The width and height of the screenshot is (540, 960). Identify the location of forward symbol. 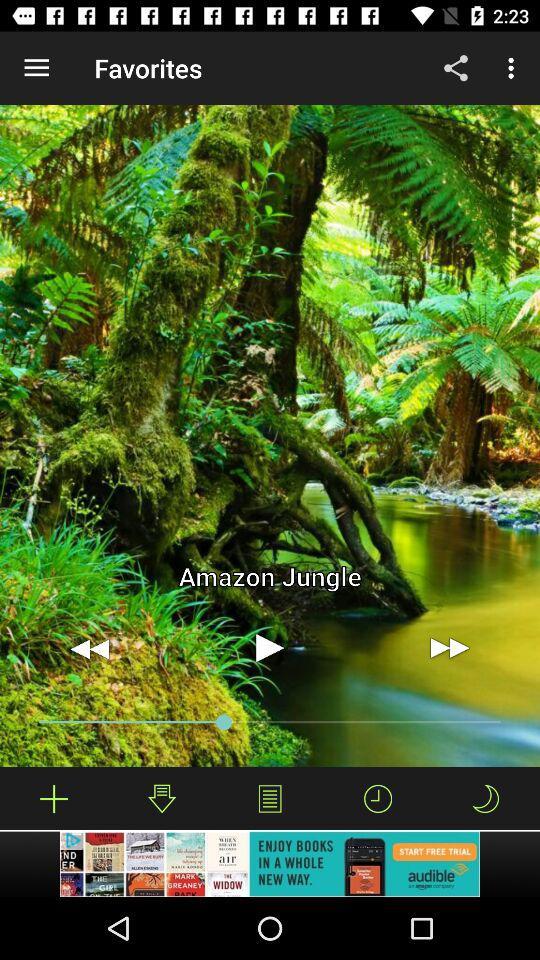
(449, 647).